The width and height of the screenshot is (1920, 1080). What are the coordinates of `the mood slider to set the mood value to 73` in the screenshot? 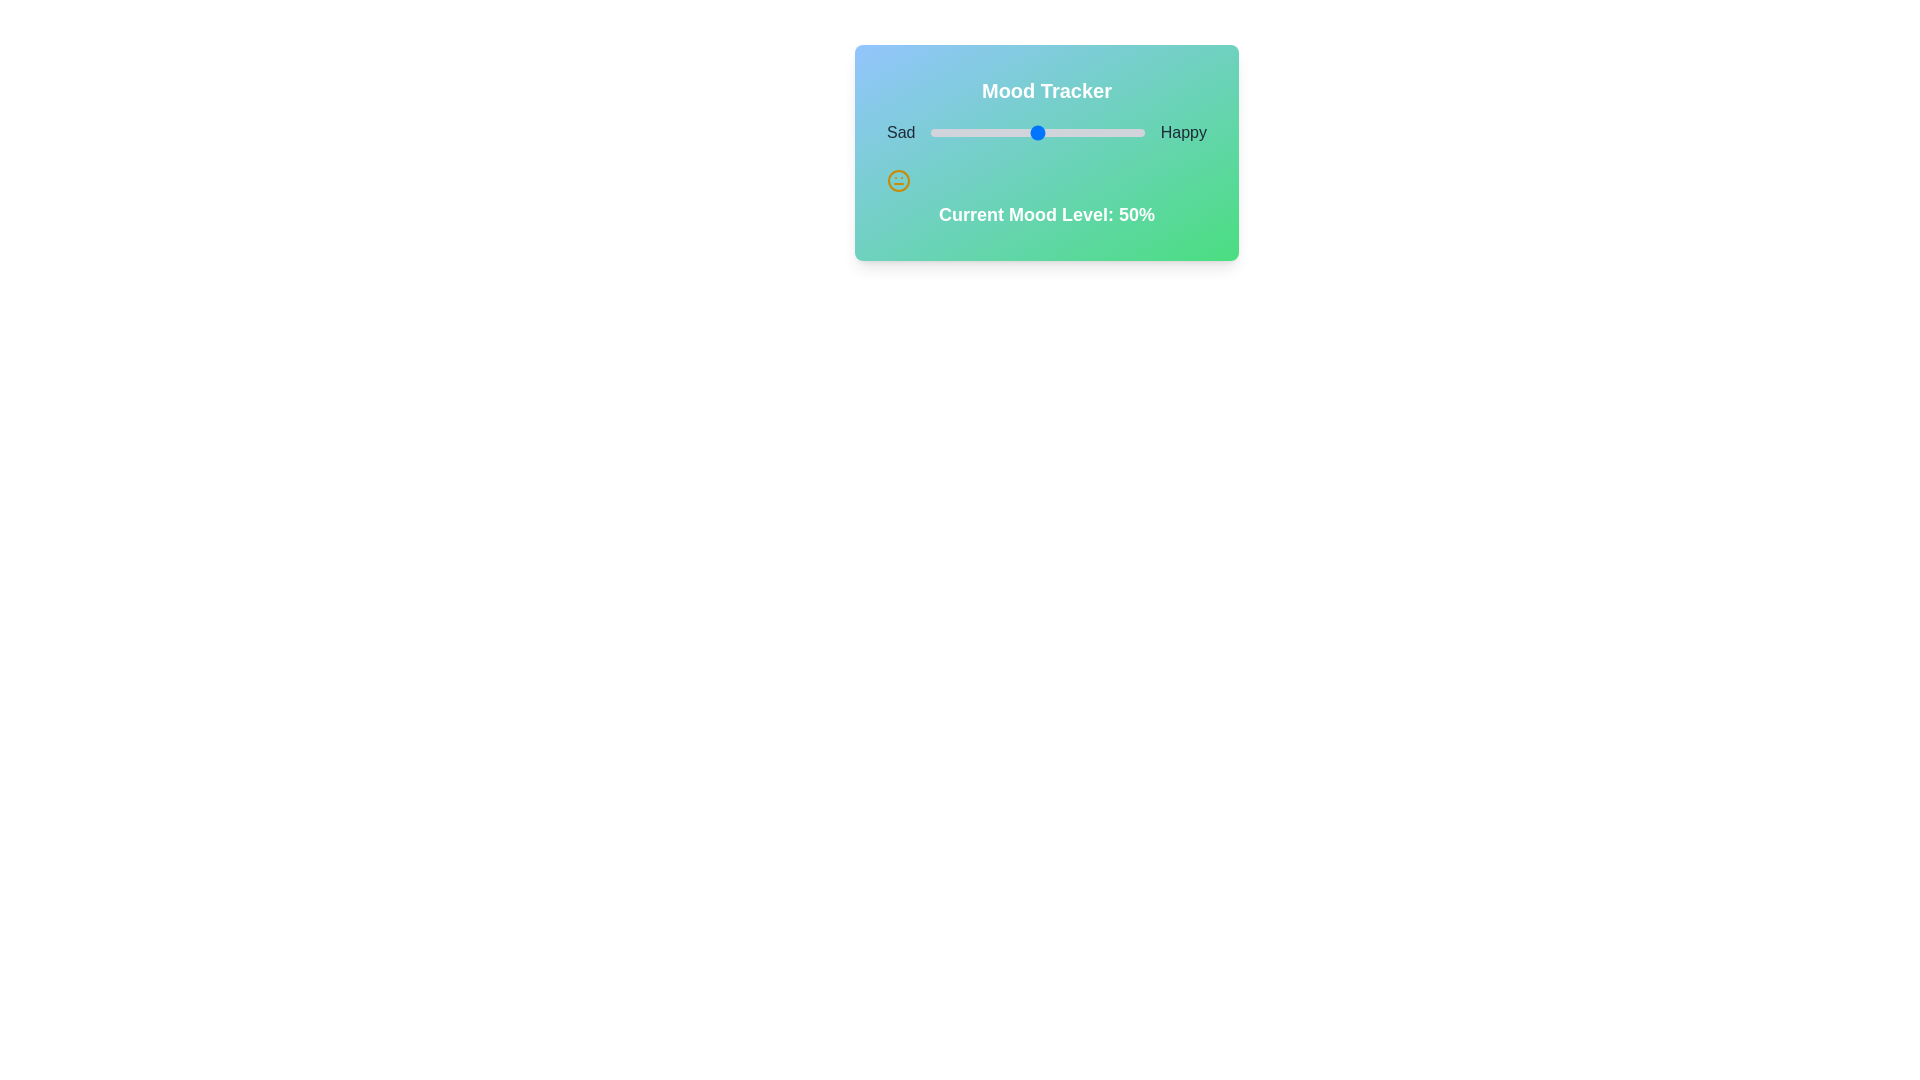 It's located at (1086, 132).